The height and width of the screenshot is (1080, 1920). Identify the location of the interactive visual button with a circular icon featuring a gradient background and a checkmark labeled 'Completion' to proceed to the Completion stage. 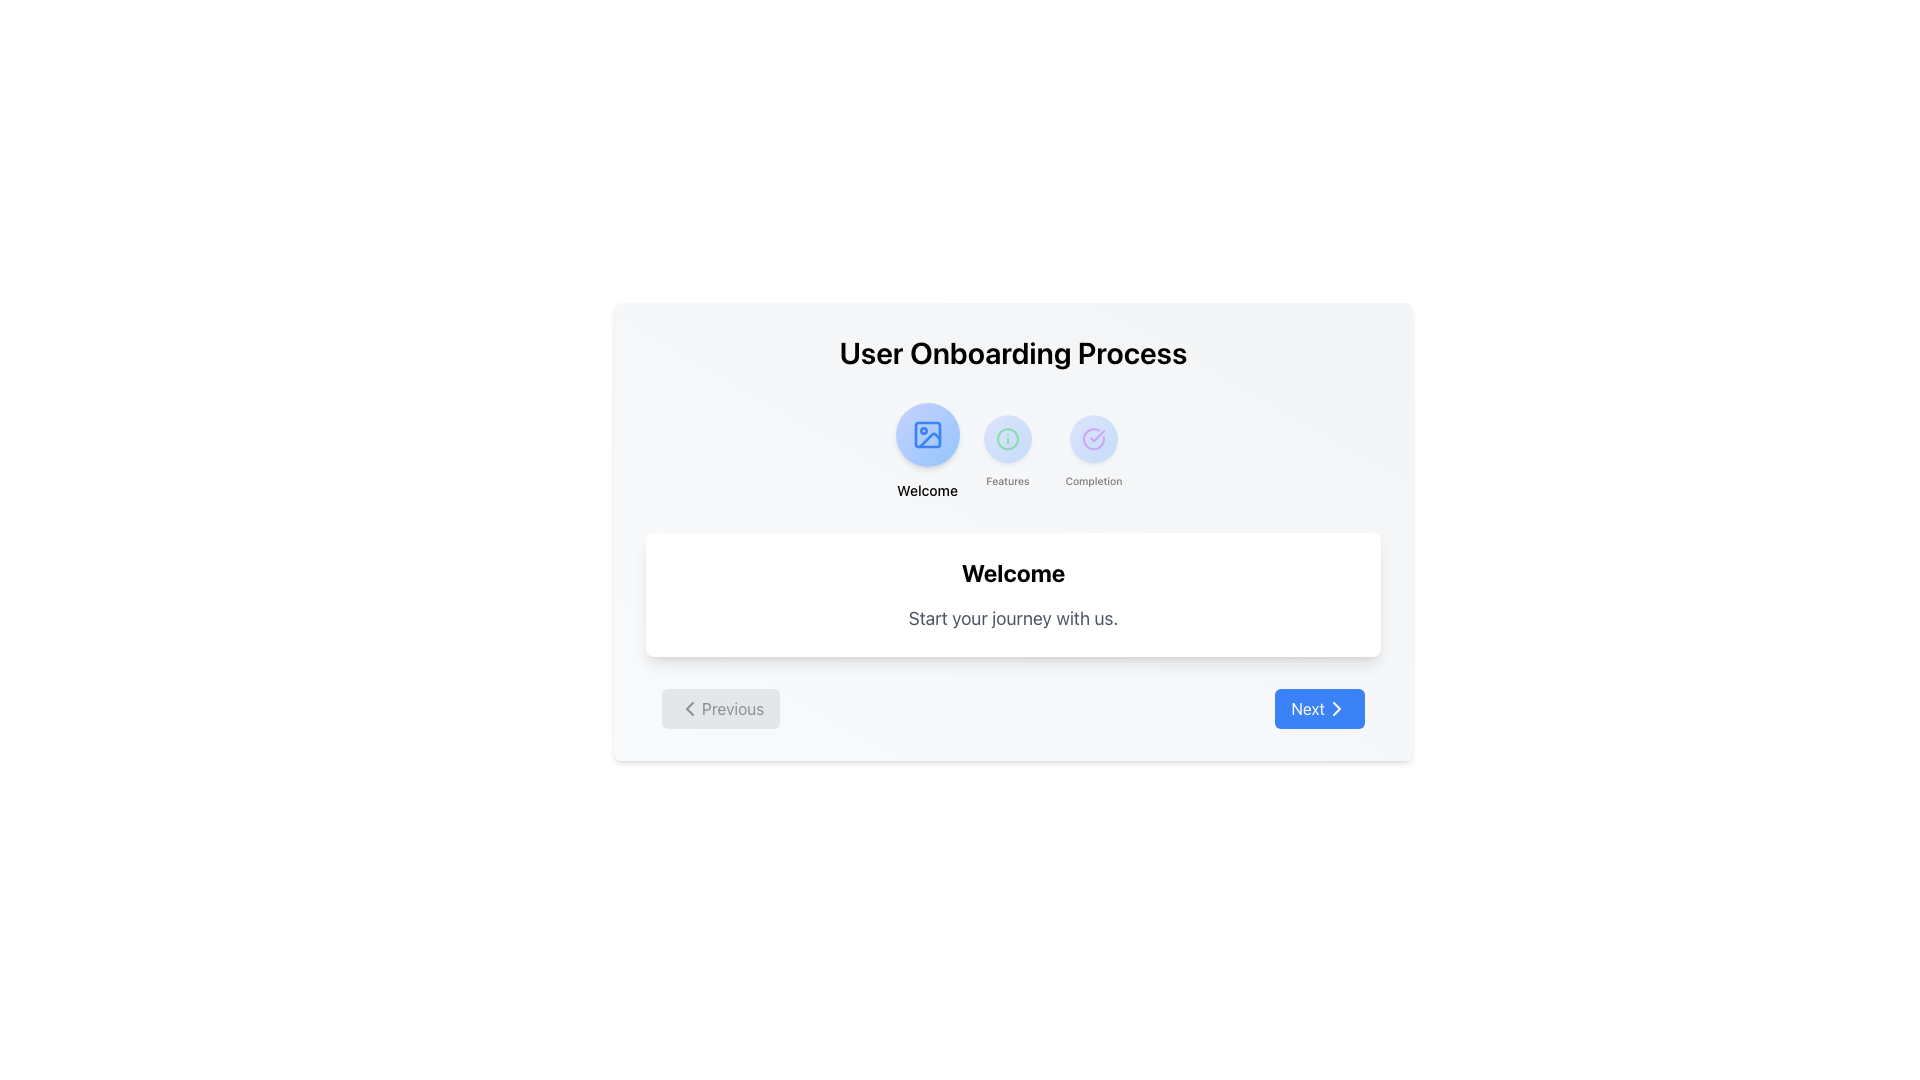
(1092, 451).